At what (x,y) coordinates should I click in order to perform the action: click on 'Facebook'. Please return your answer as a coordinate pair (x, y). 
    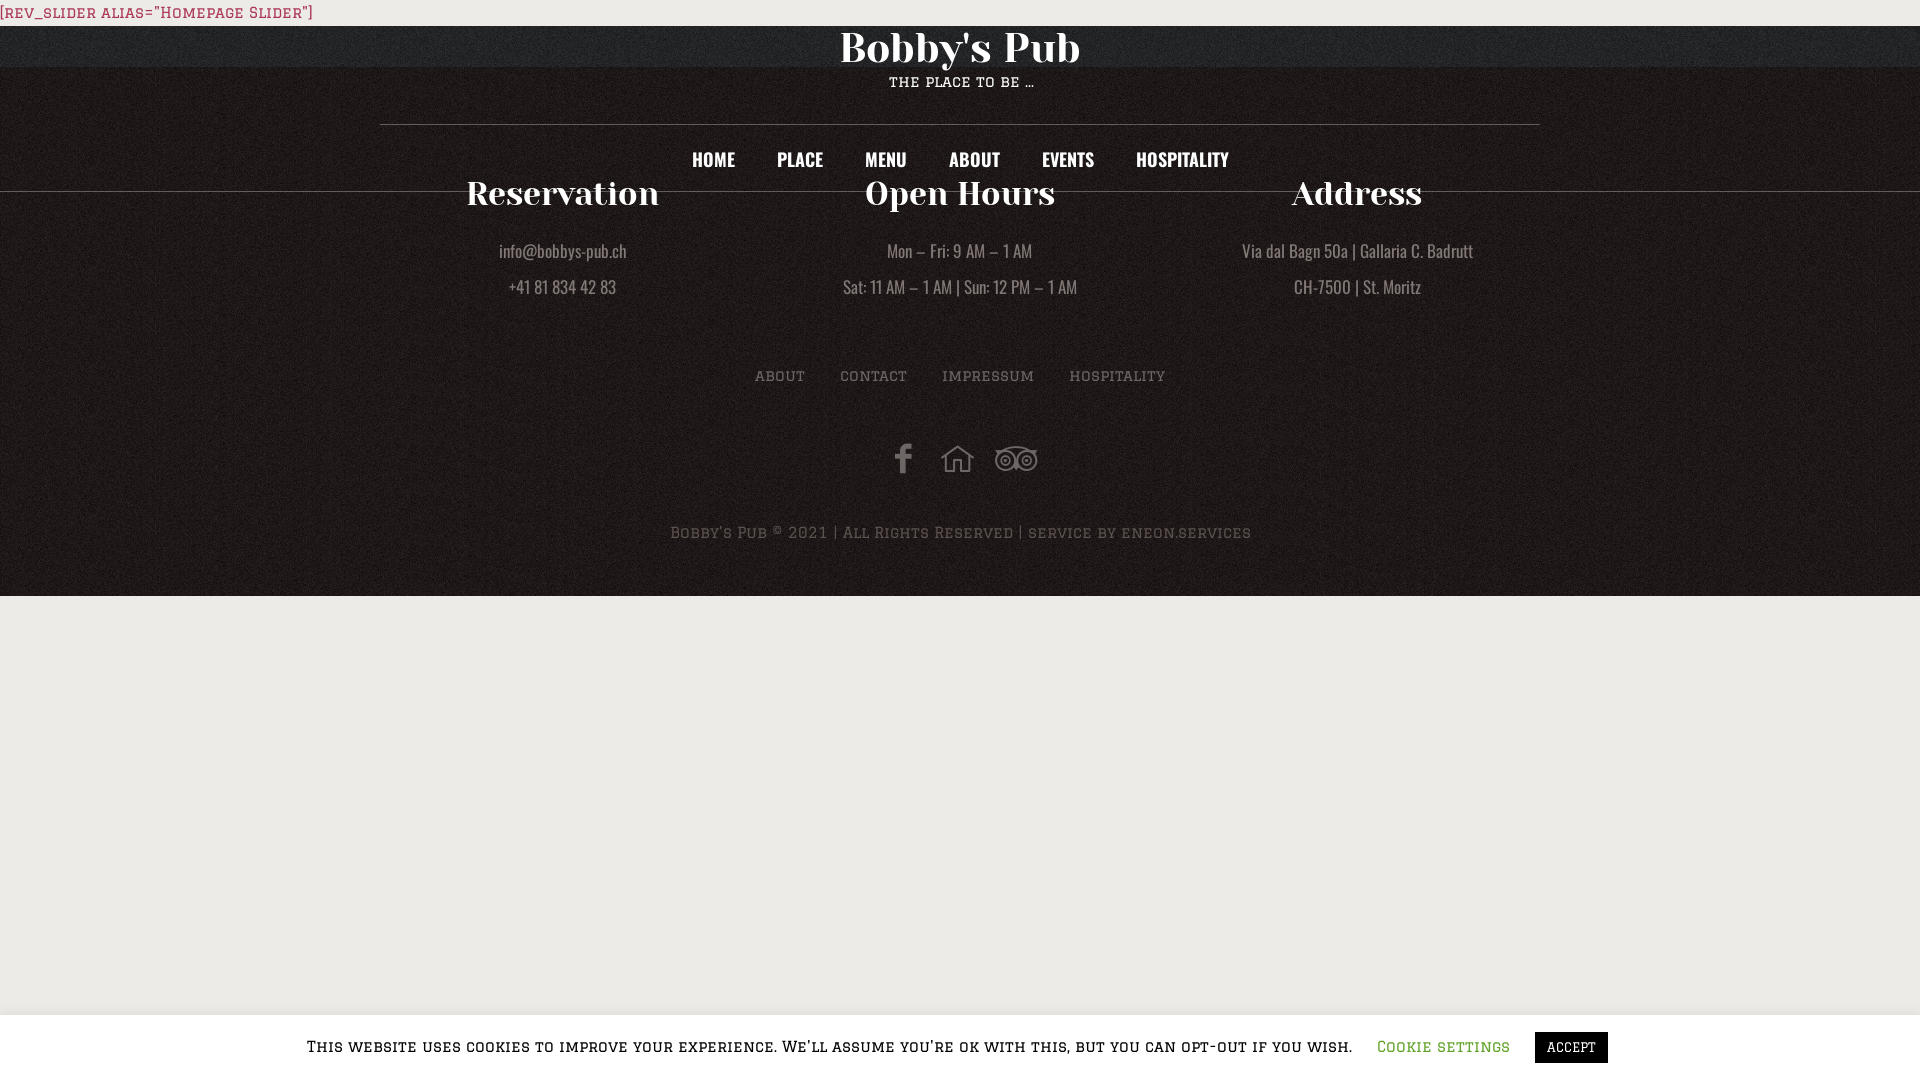
    Looking at the image, I should click on (902, 458).